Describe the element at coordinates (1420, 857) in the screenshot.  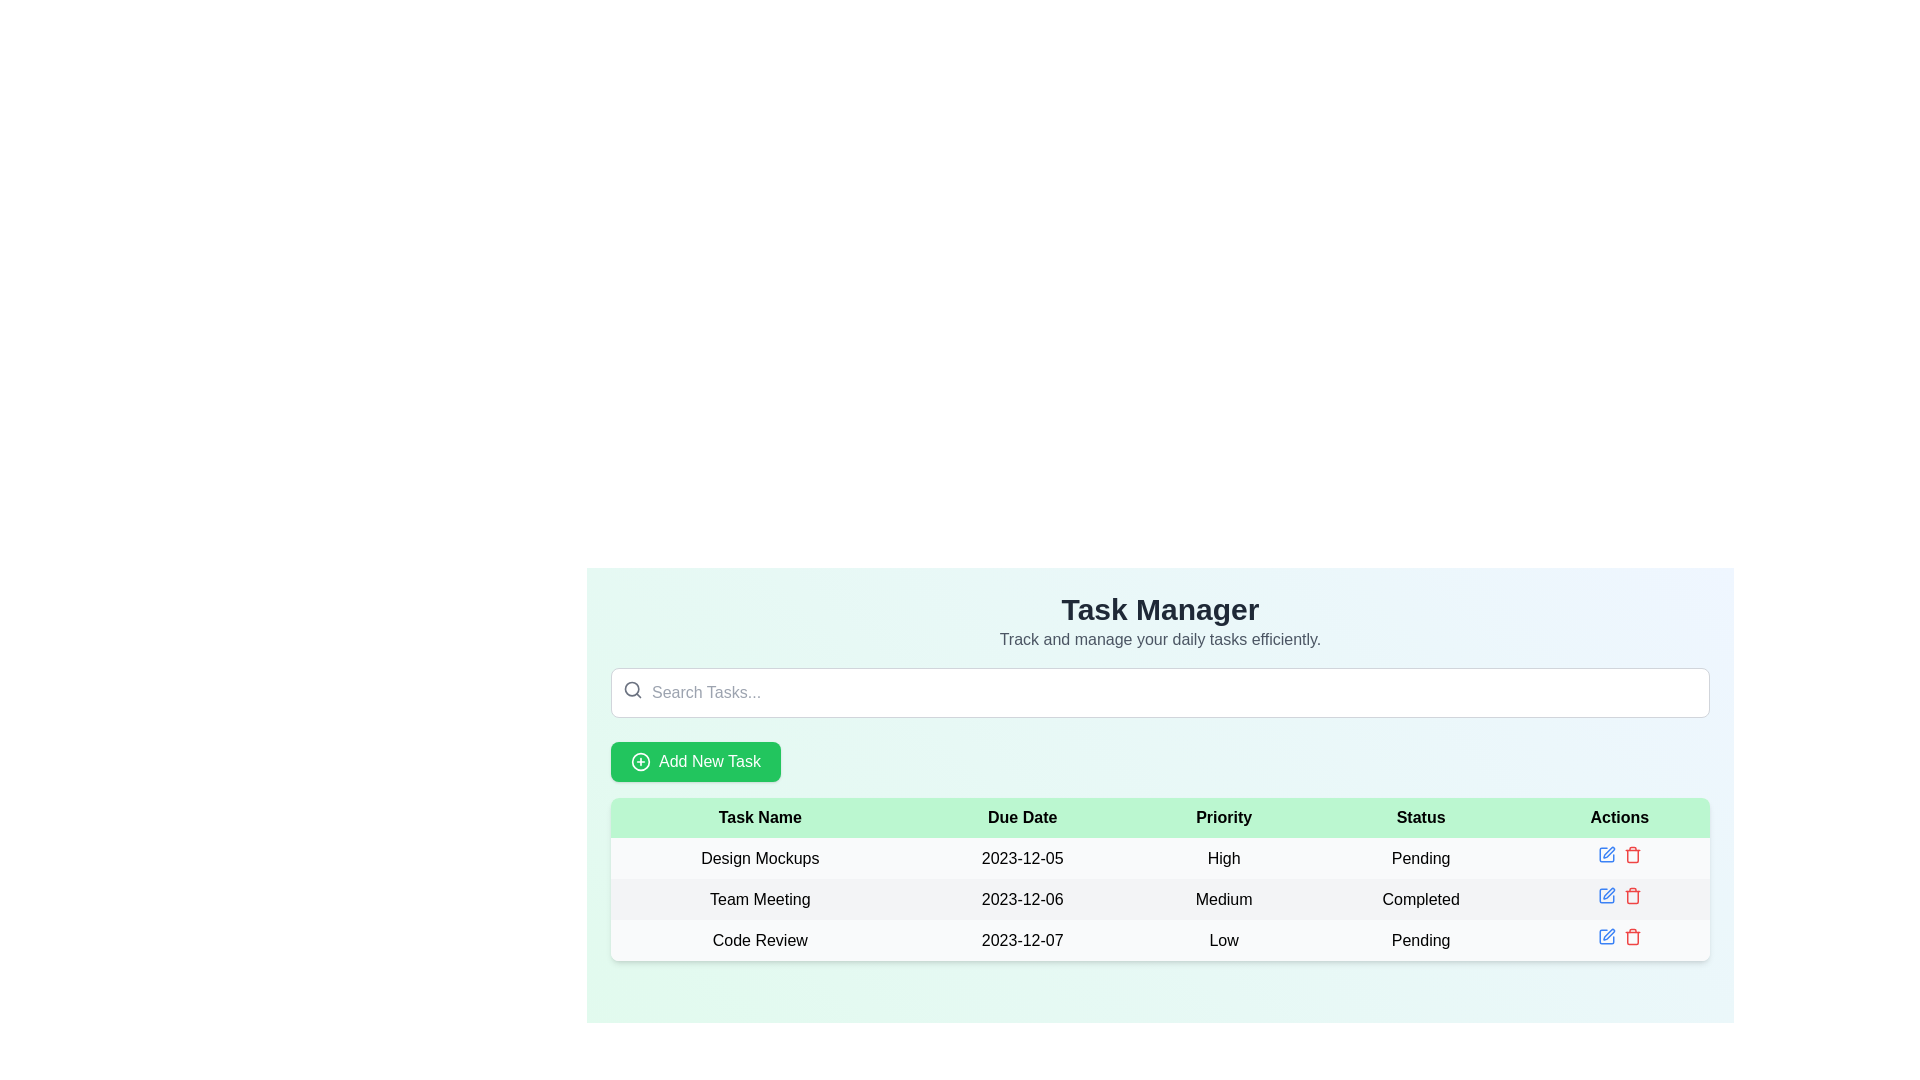
I see `the 'Pending' status indicator text label in the 'Status' column of the row corresponding to the task named 'Design Mockups'` at that location.